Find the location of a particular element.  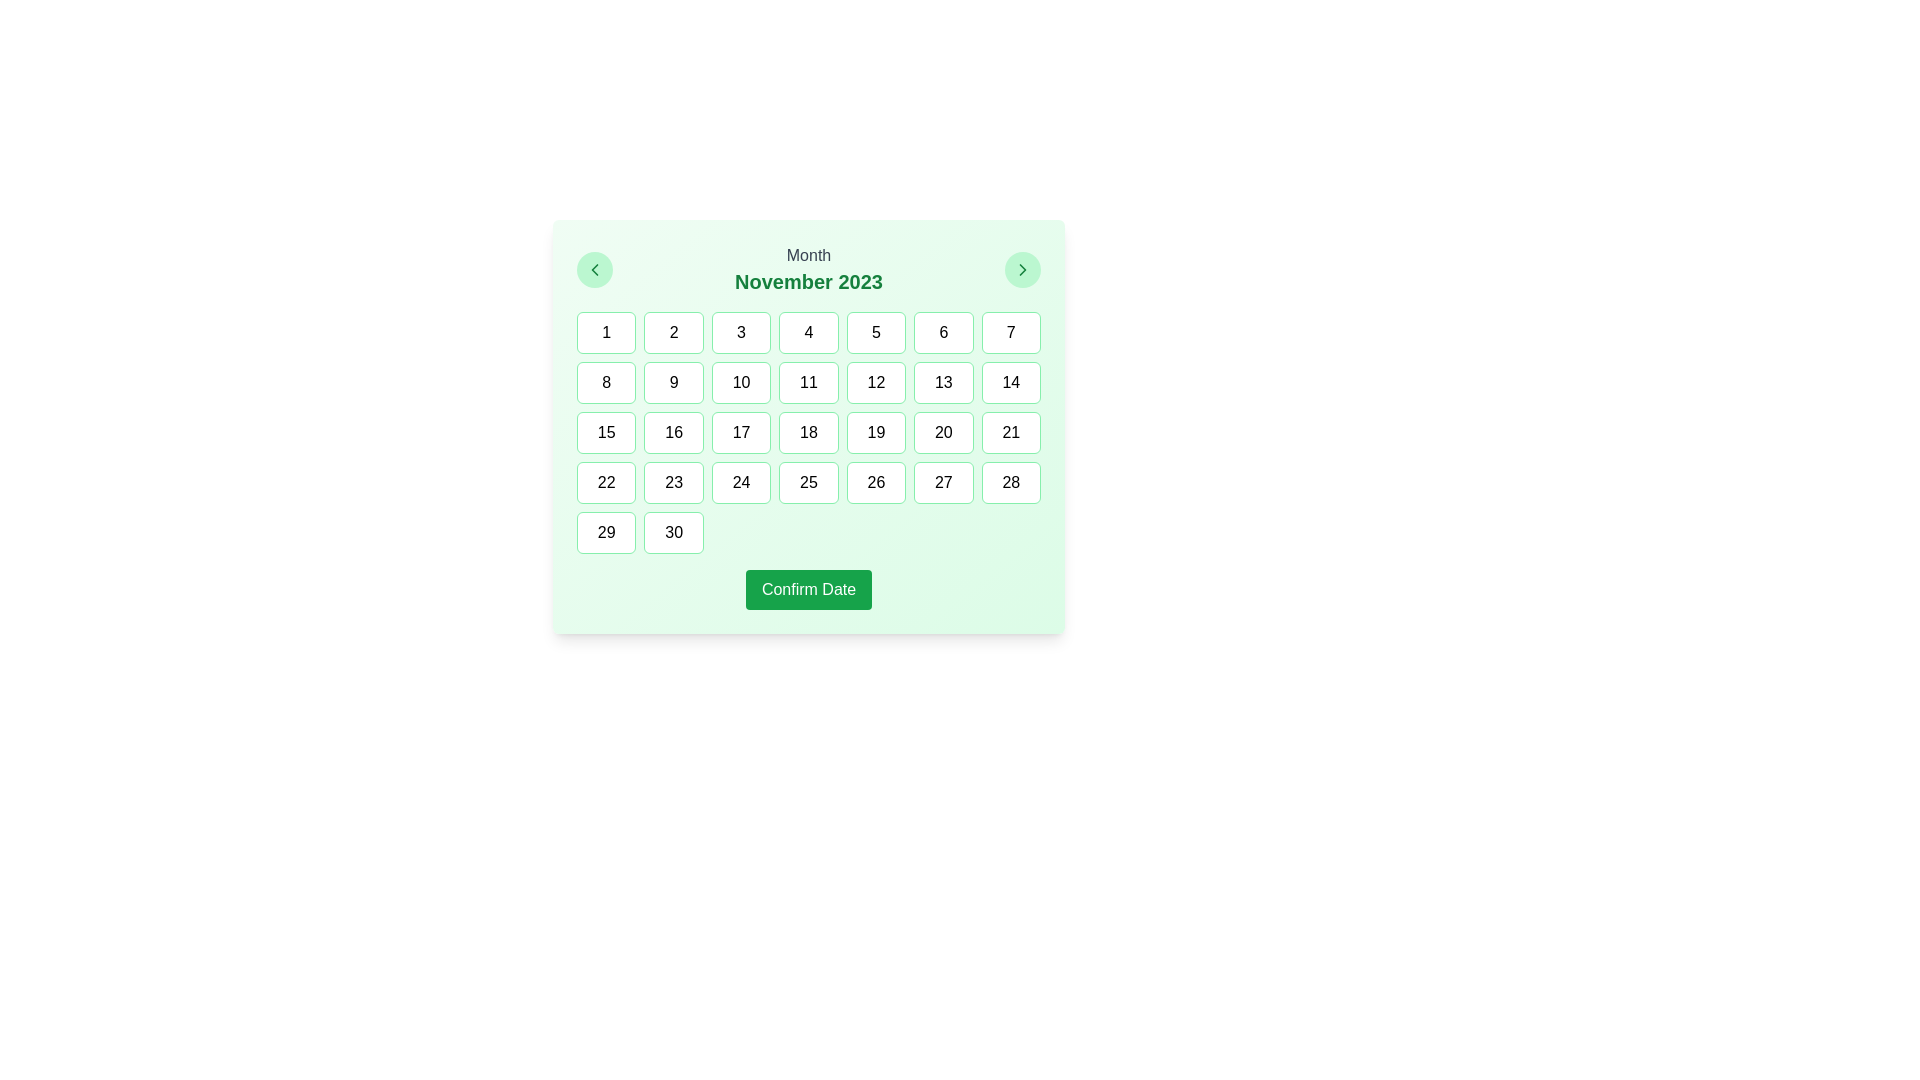

the button displaying the number '3' with a white background and green border is located at coordinates (740, 331).